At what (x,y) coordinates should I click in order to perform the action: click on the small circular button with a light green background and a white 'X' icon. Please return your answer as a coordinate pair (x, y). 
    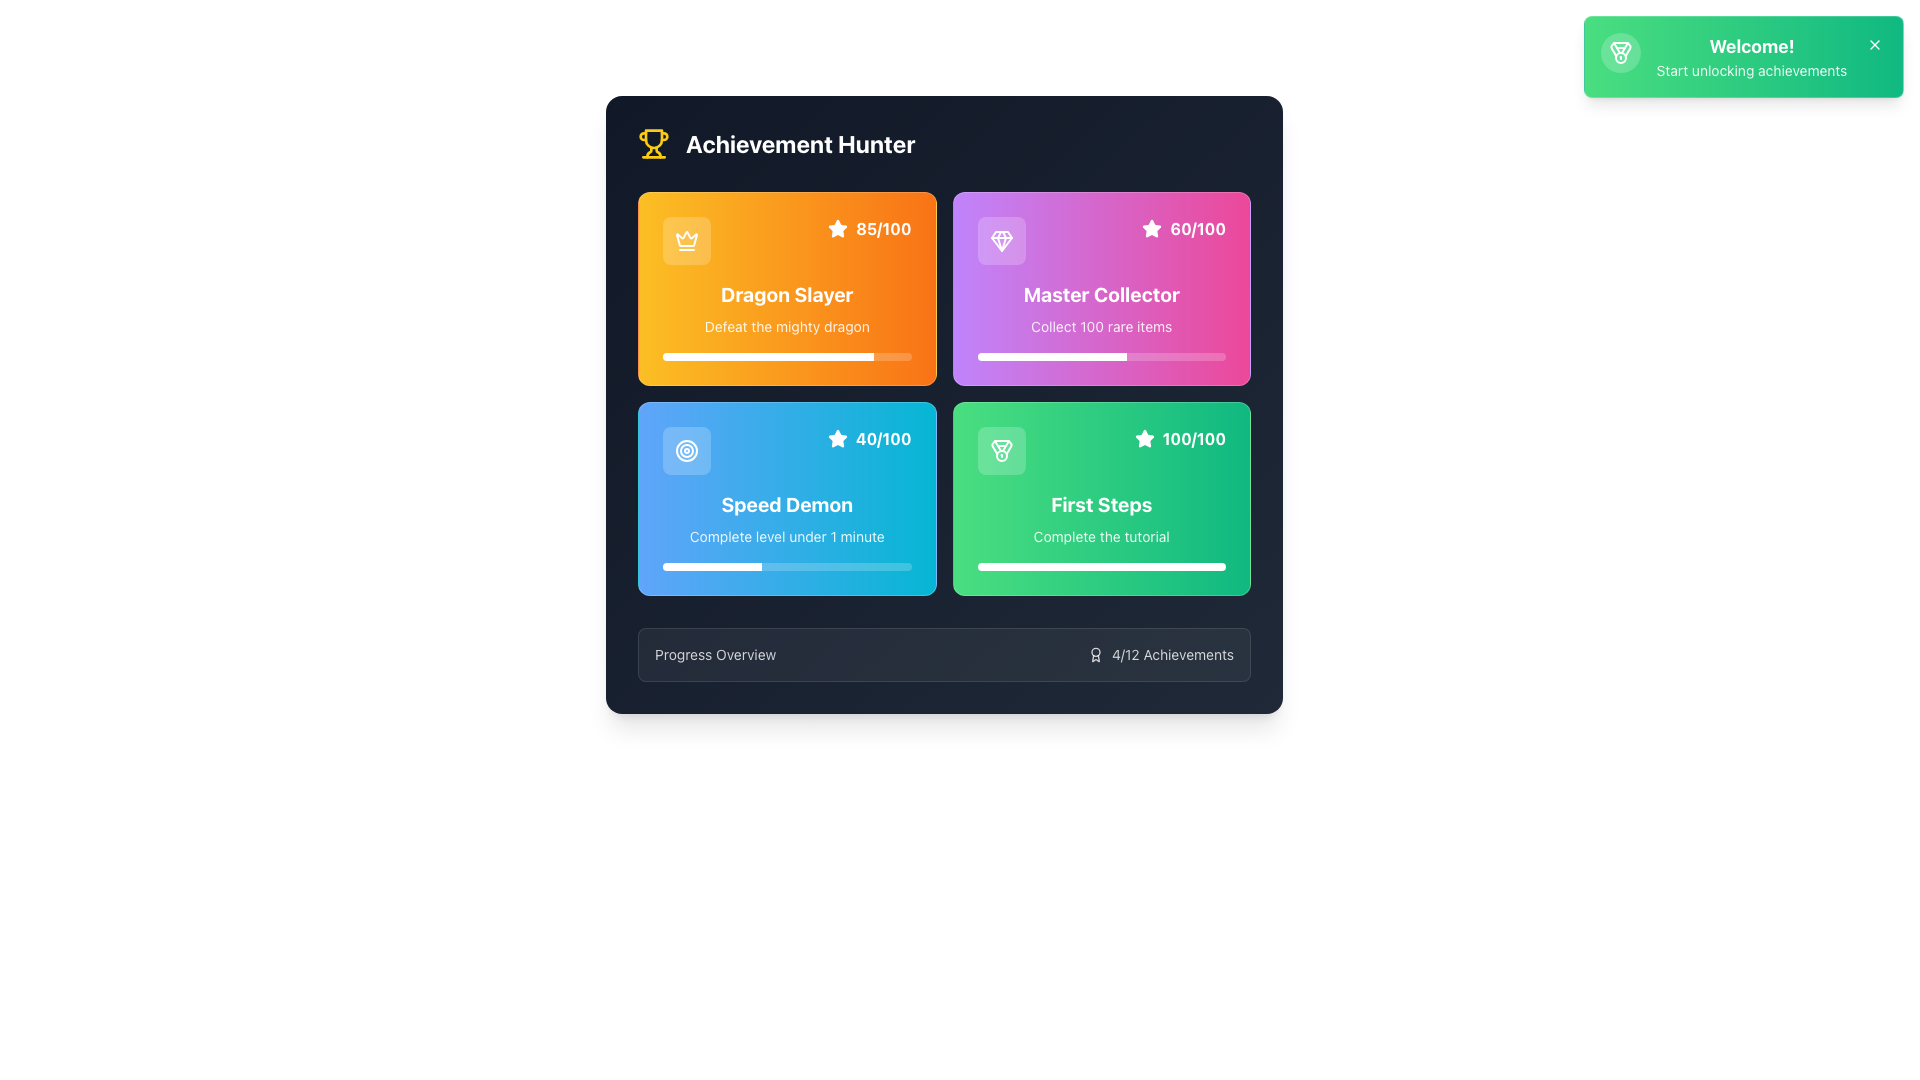
    Looking at the image, I should click on (1874, 45).